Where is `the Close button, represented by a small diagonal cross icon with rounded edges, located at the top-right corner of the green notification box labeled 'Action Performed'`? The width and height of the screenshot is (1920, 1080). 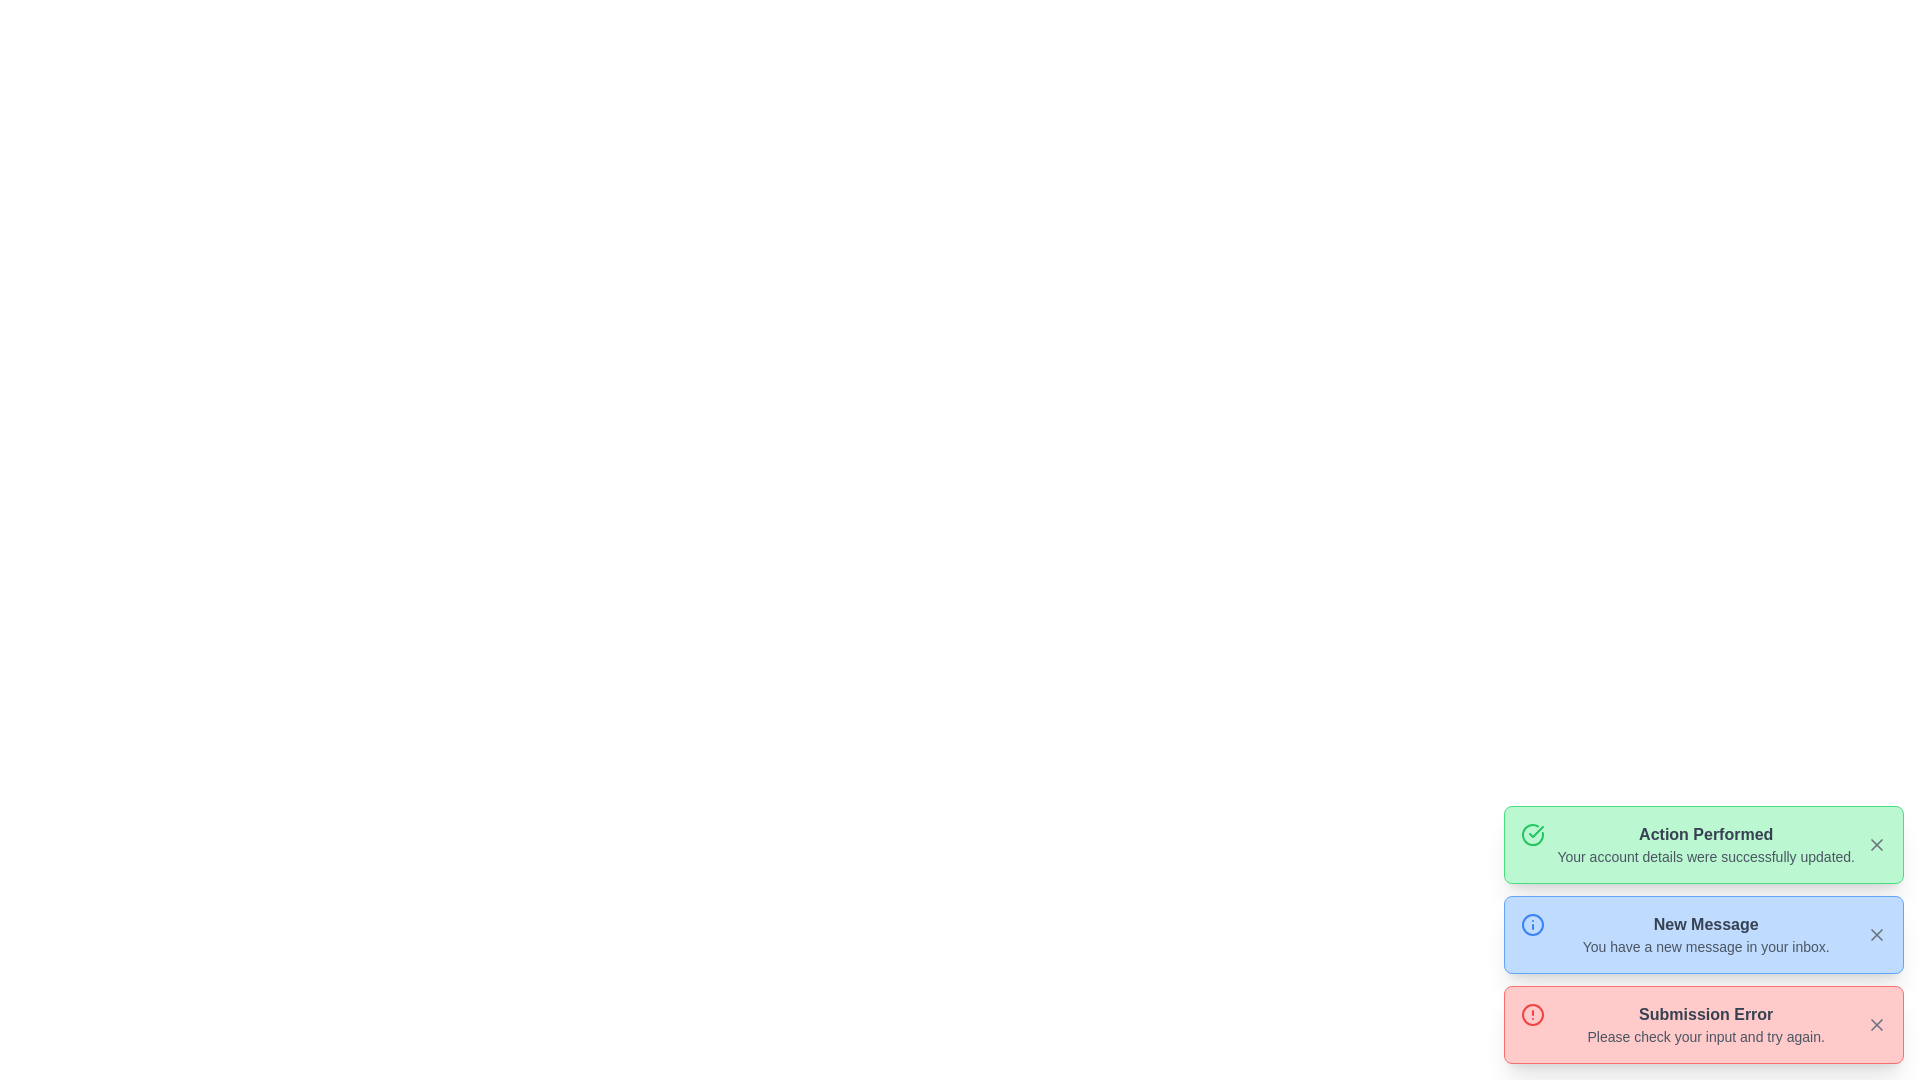 the Close button, represented by a small diagonal cross icon with rounded edges, located at the top-right corner of the green notification box labeled 'Action Performed' is located at coordinates (1875, 844).